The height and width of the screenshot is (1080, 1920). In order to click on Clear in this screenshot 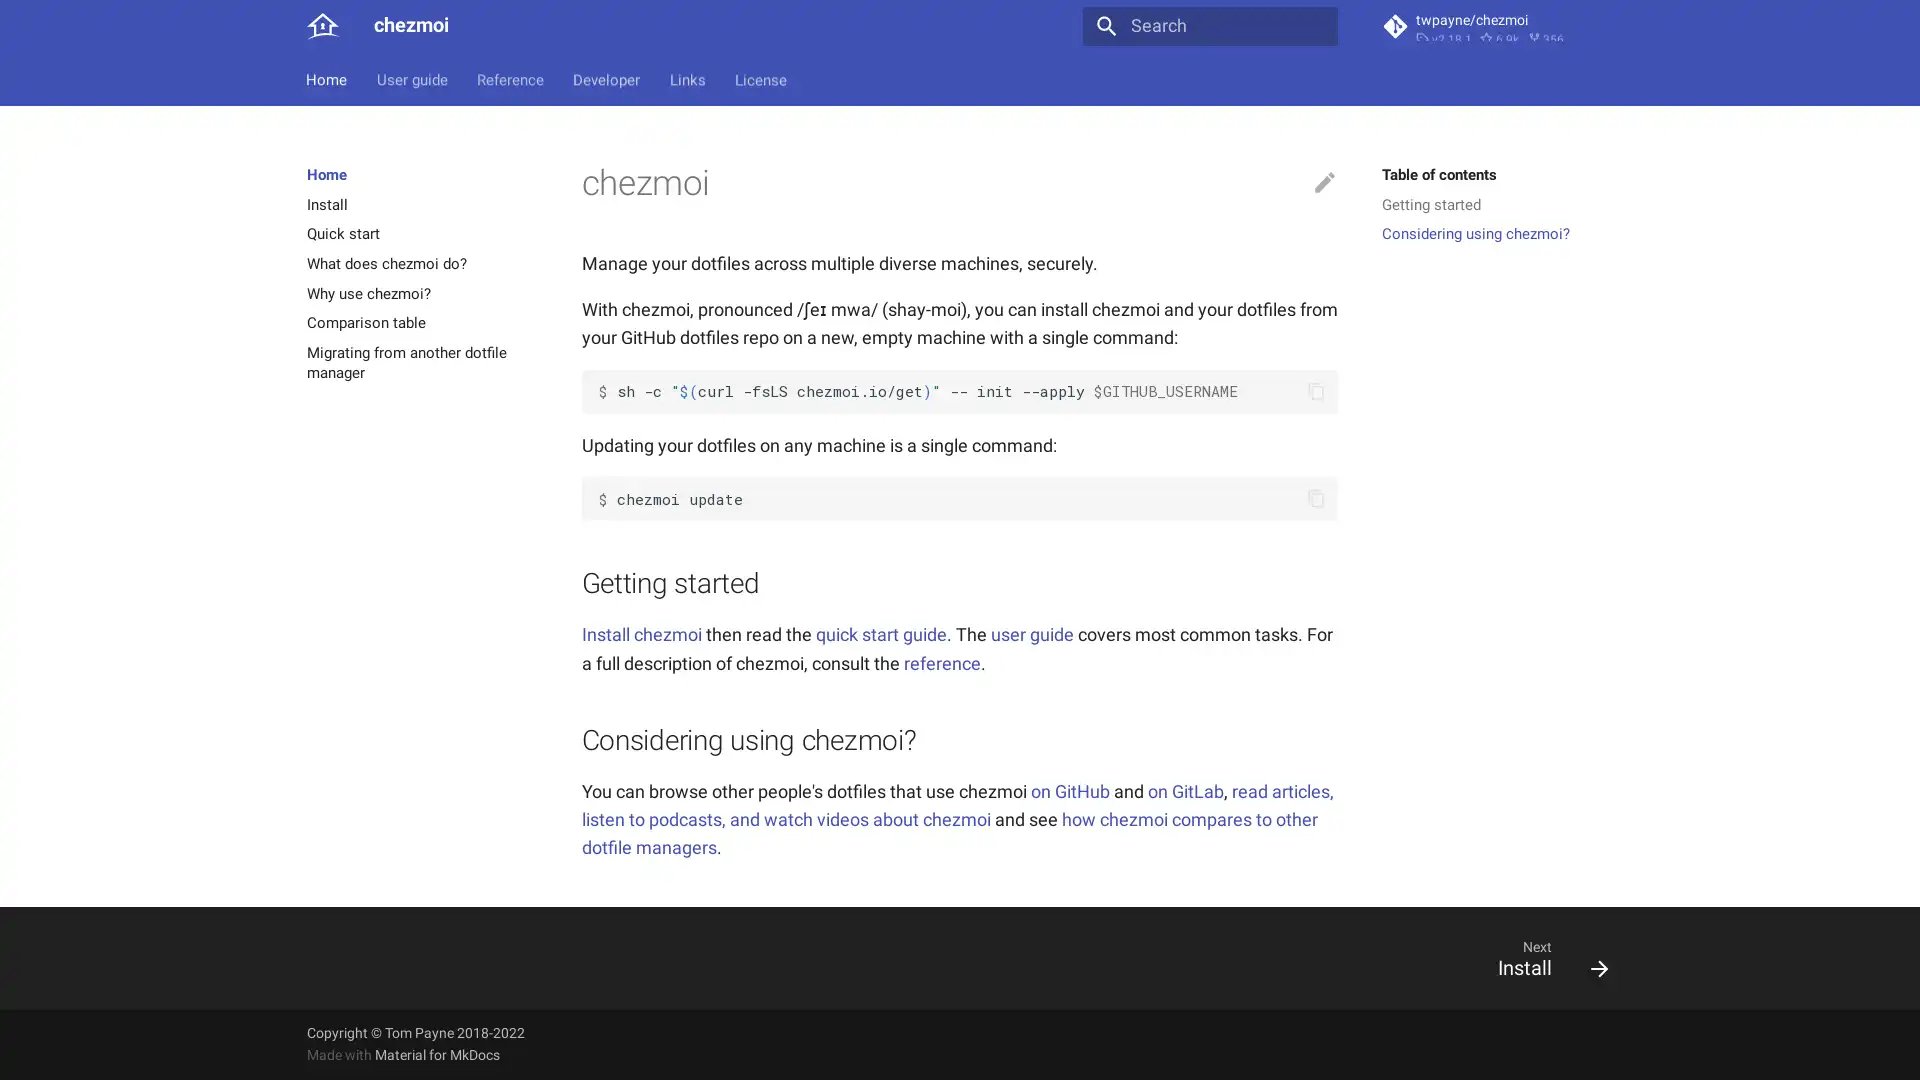, I will do `click(1314, 26)`.